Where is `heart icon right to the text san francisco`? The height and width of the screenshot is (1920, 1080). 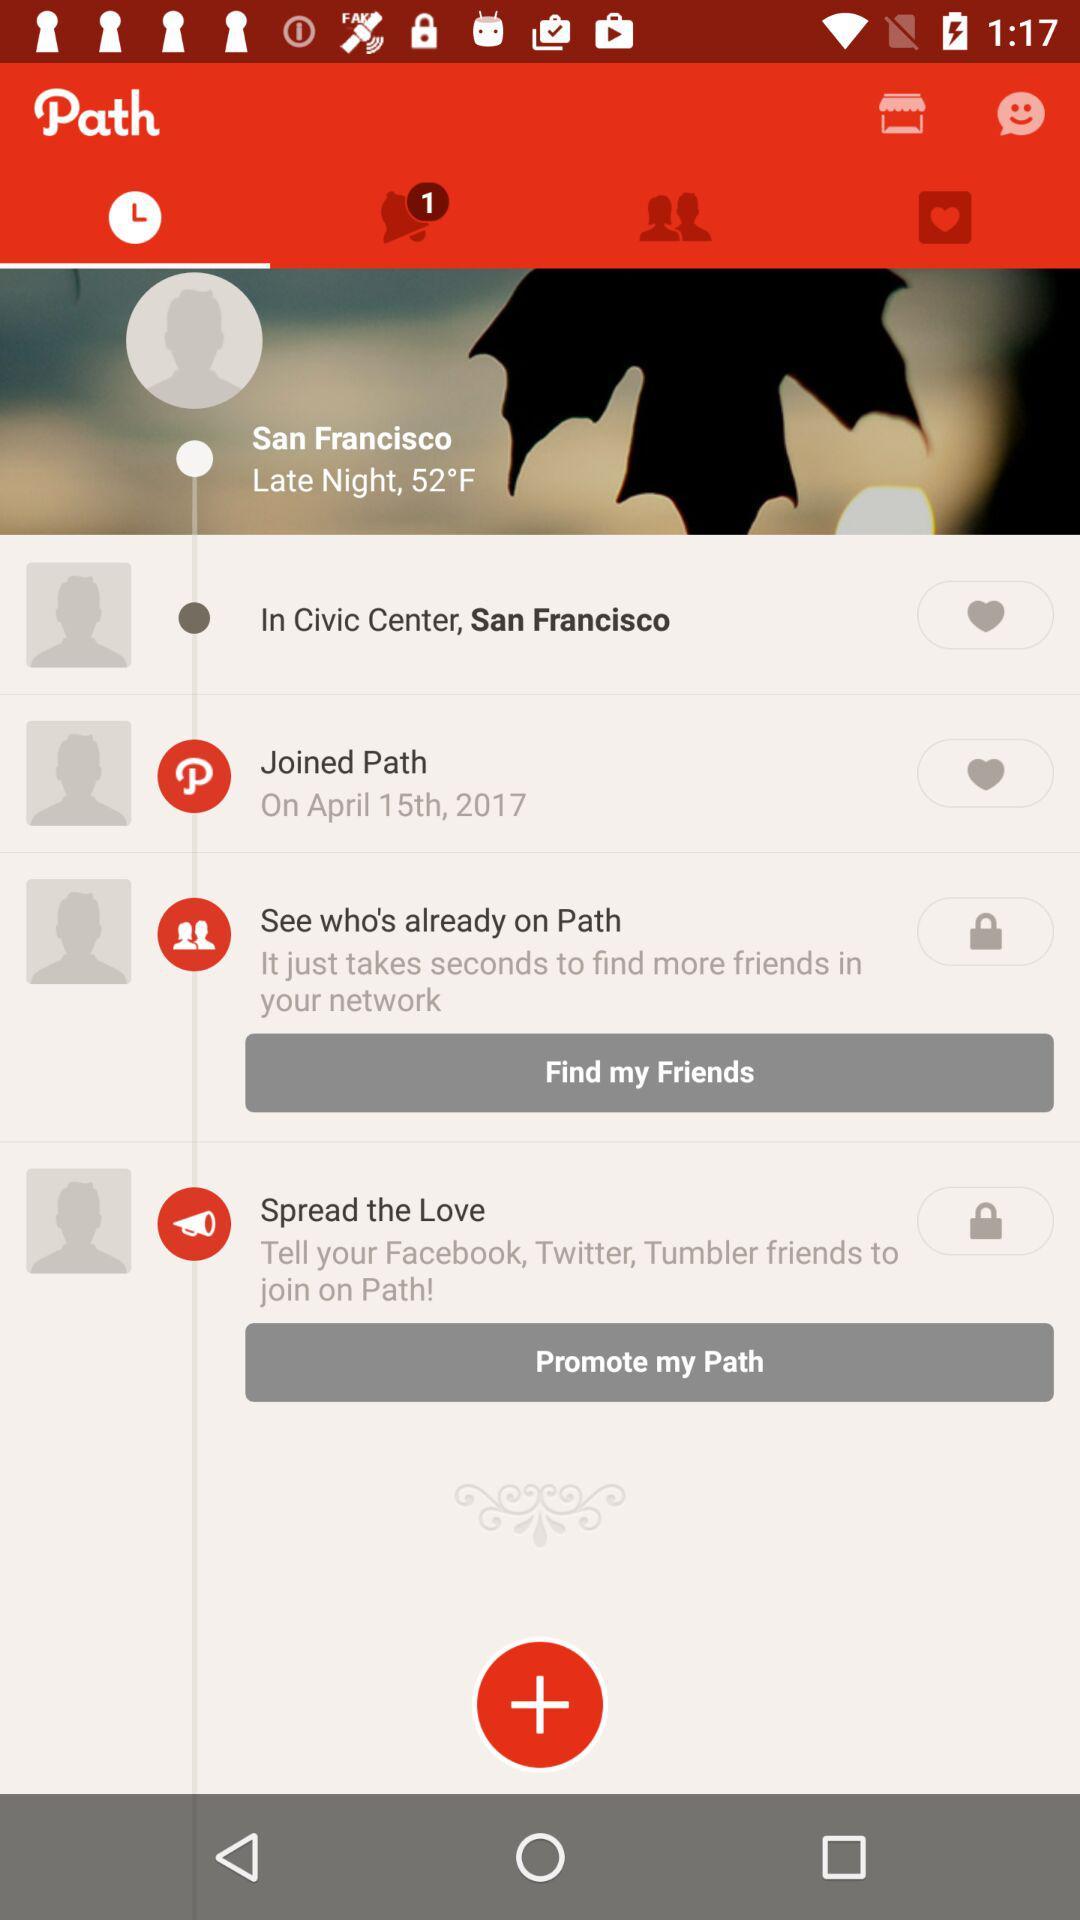
heart icon right to the text san francisco is located at coordinates (984, 613).